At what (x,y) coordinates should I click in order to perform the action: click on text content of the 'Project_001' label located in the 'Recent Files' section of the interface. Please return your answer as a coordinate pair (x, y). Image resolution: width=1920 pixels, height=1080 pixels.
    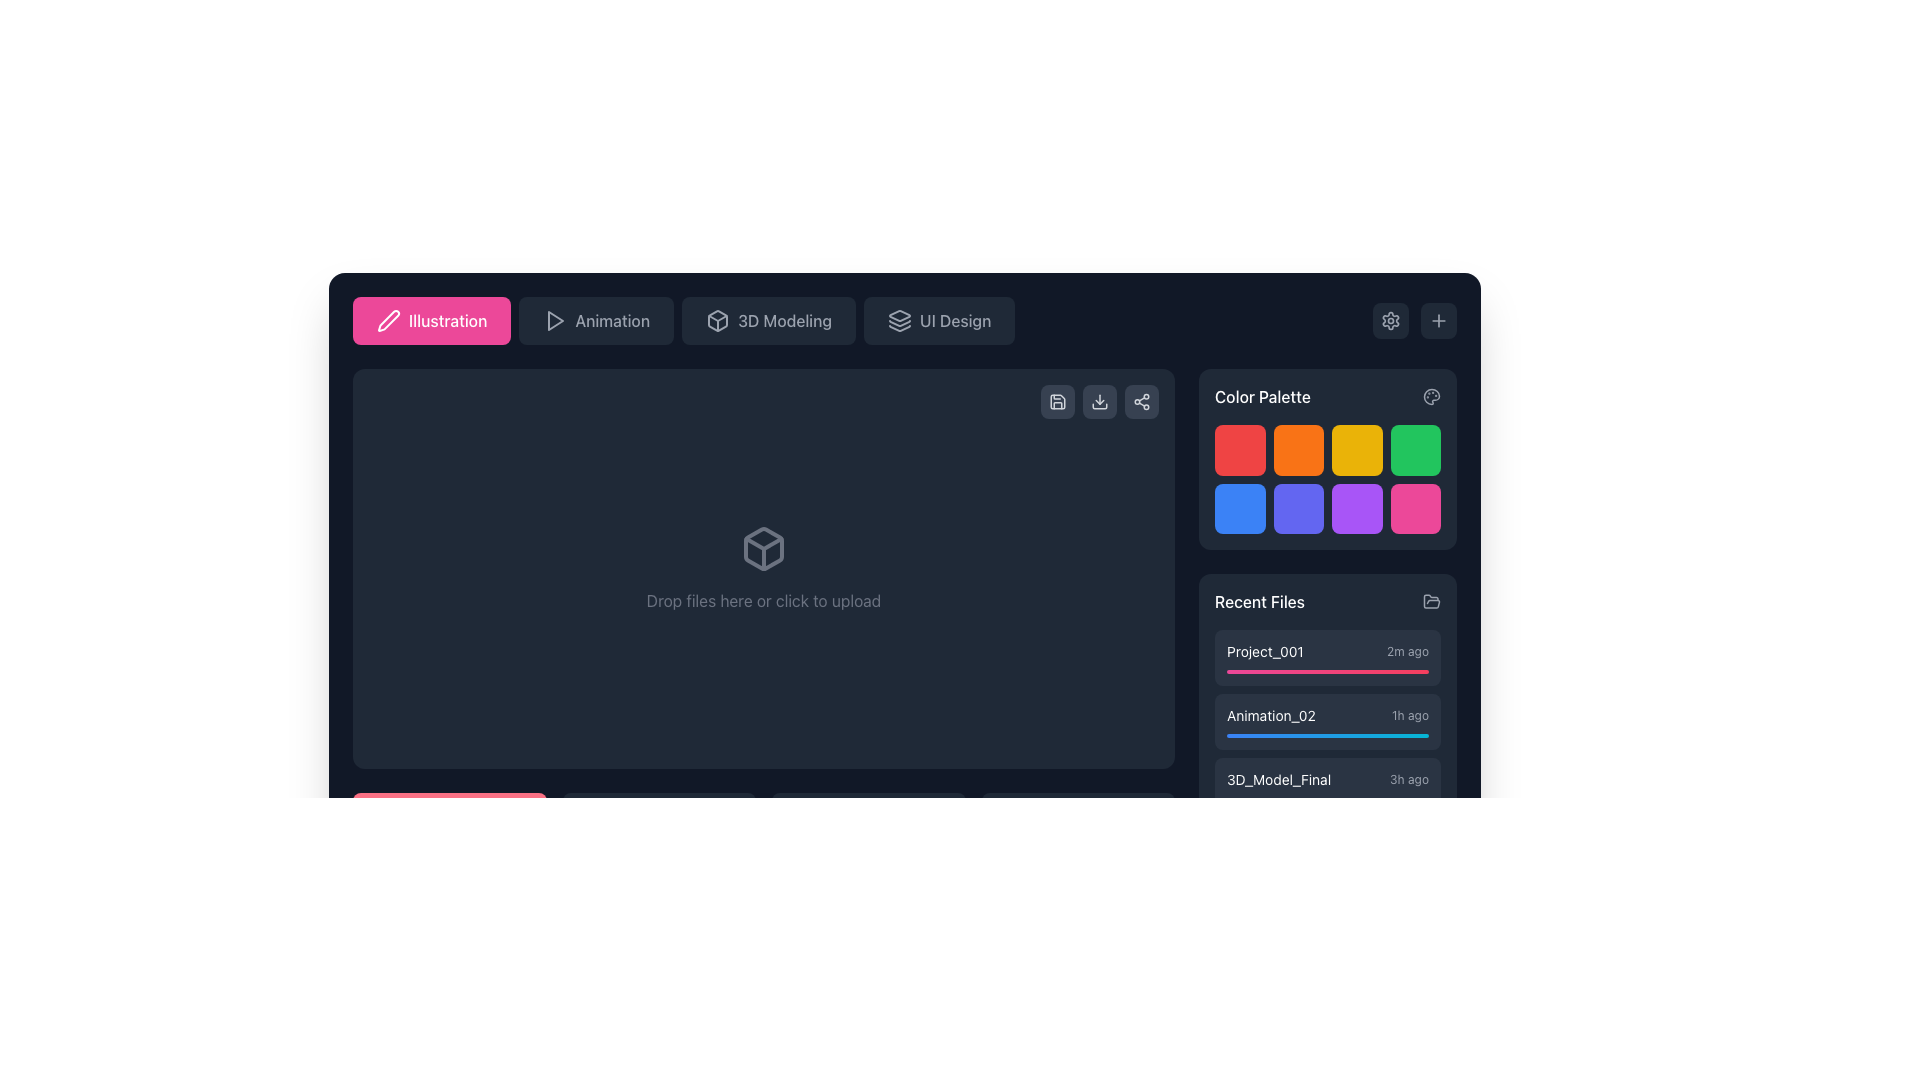
    Looking at the image, I should click on (1264, 651).